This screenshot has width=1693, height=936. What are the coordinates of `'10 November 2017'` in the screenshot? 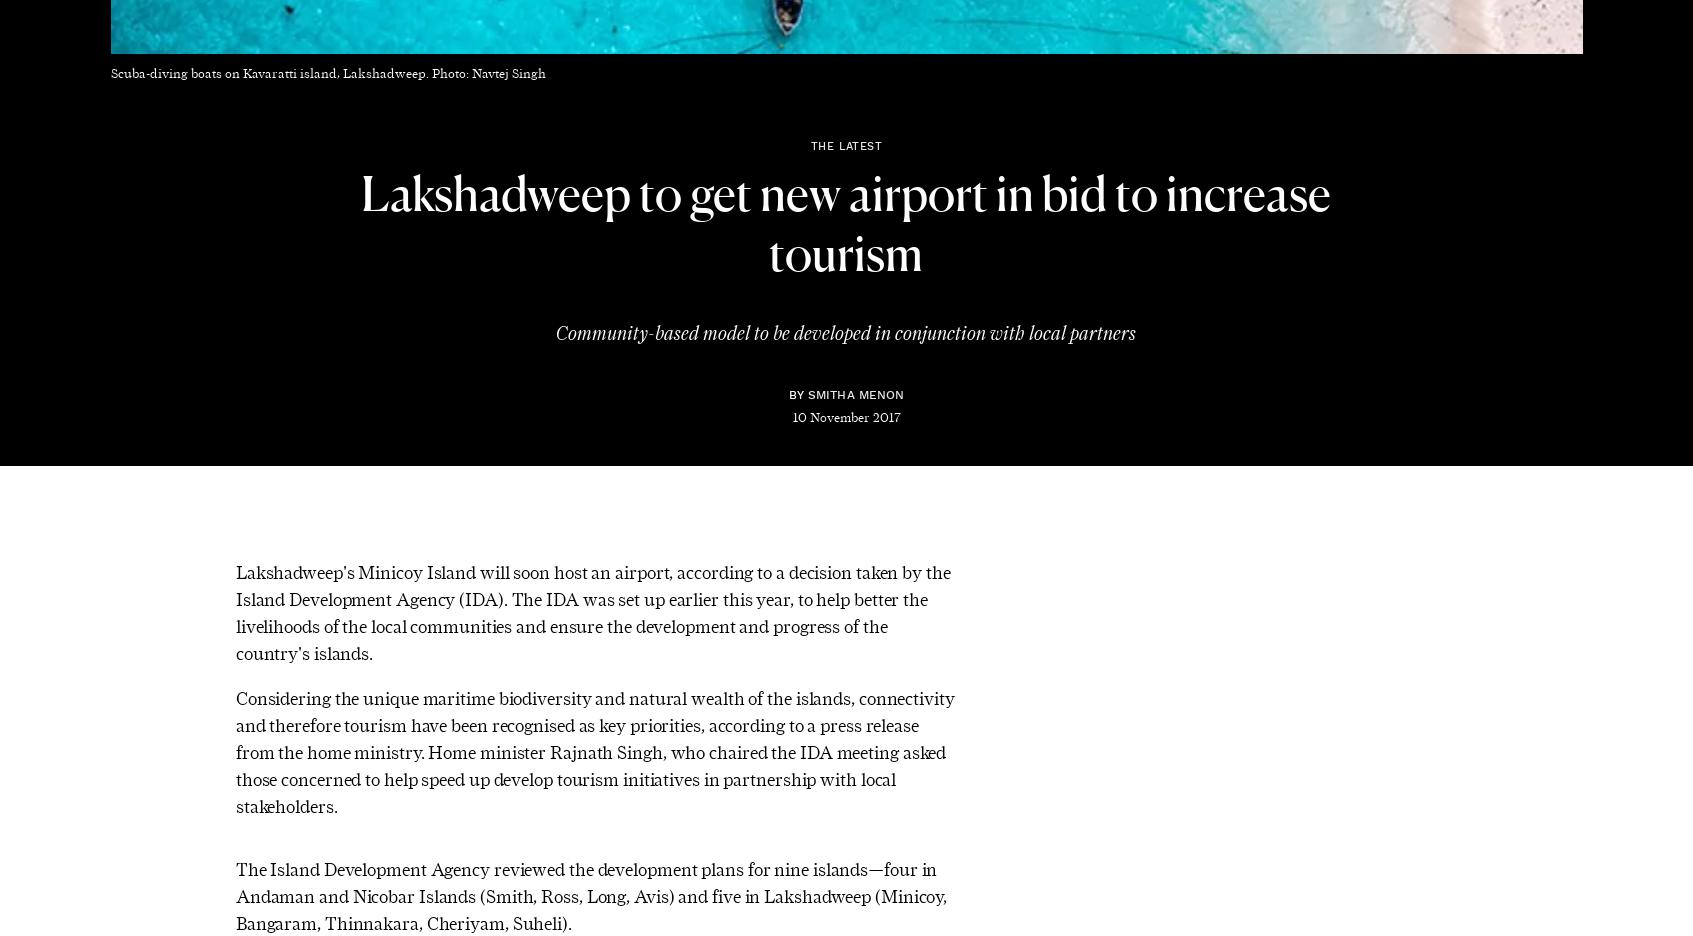 It's located at (844, 415).